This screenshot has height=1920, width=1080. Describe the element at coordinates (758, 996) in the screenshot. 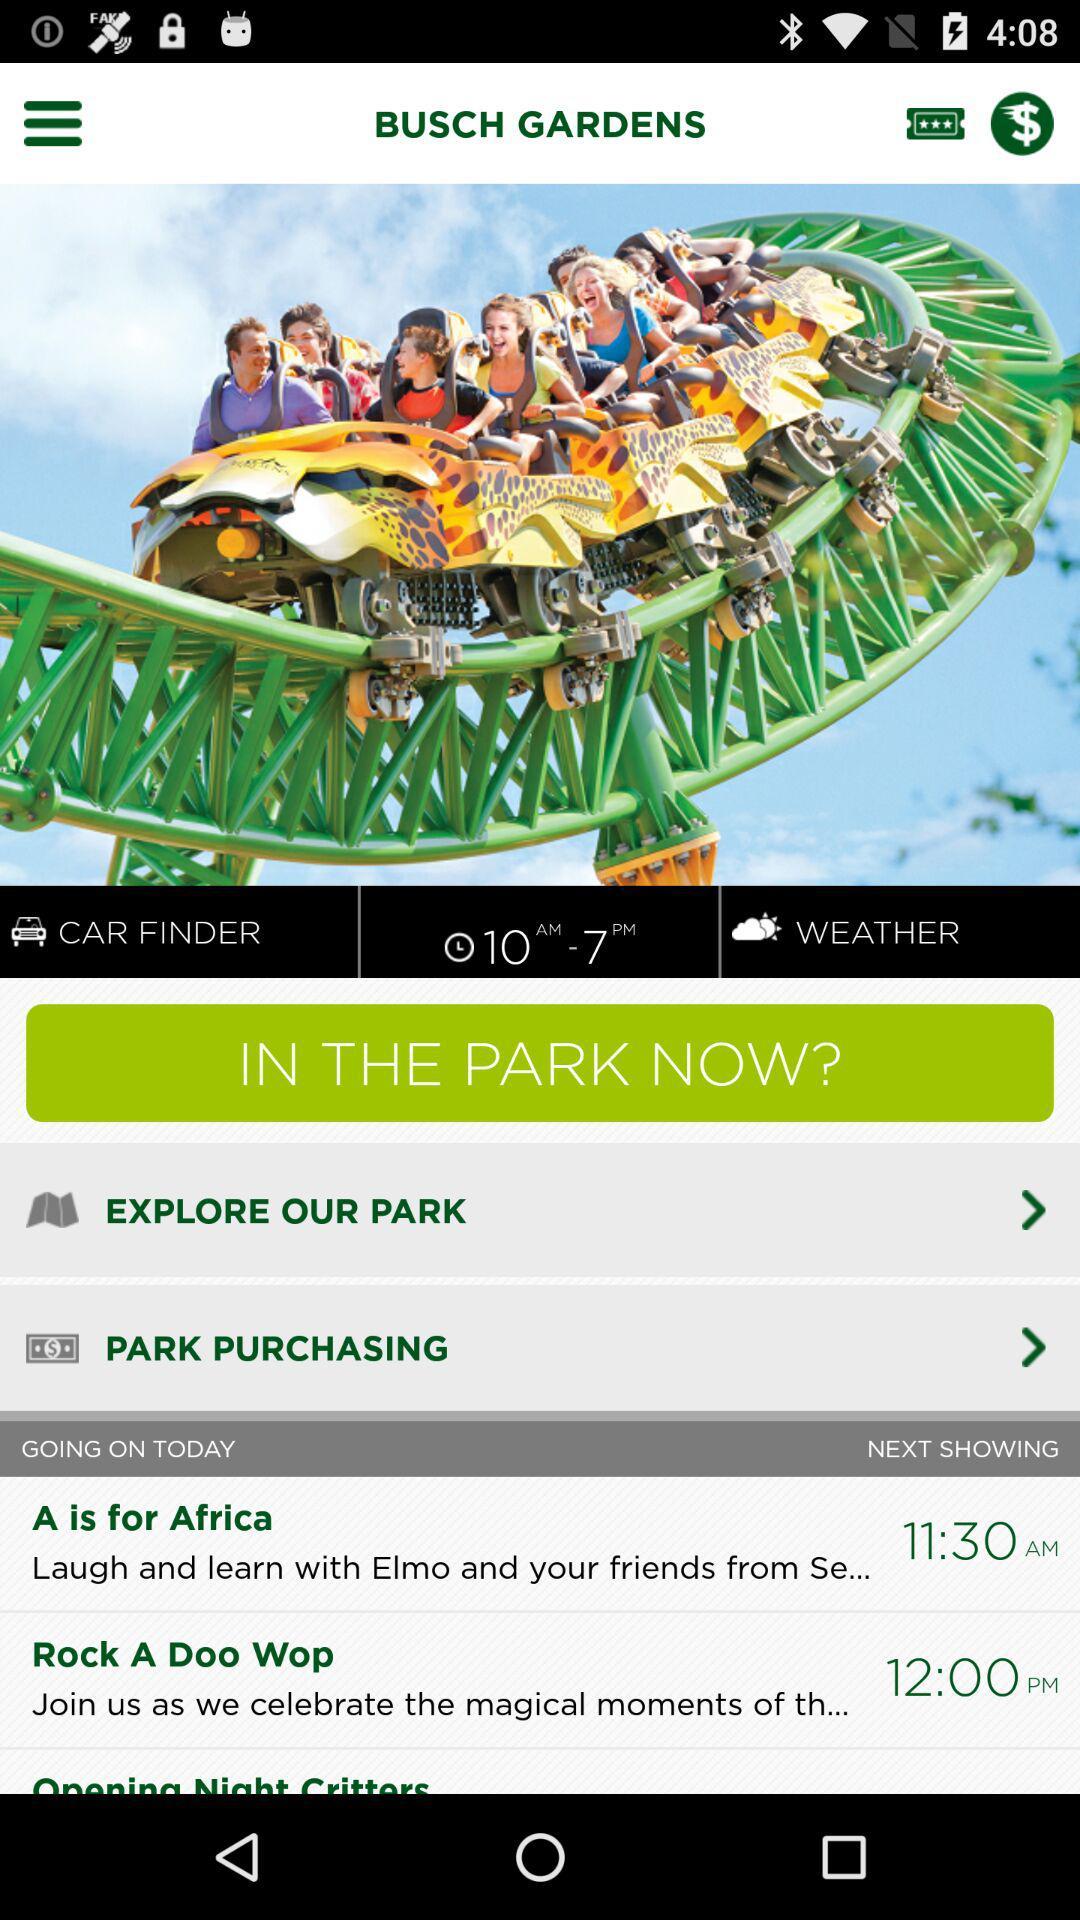

I see `the weather icon` at that location.